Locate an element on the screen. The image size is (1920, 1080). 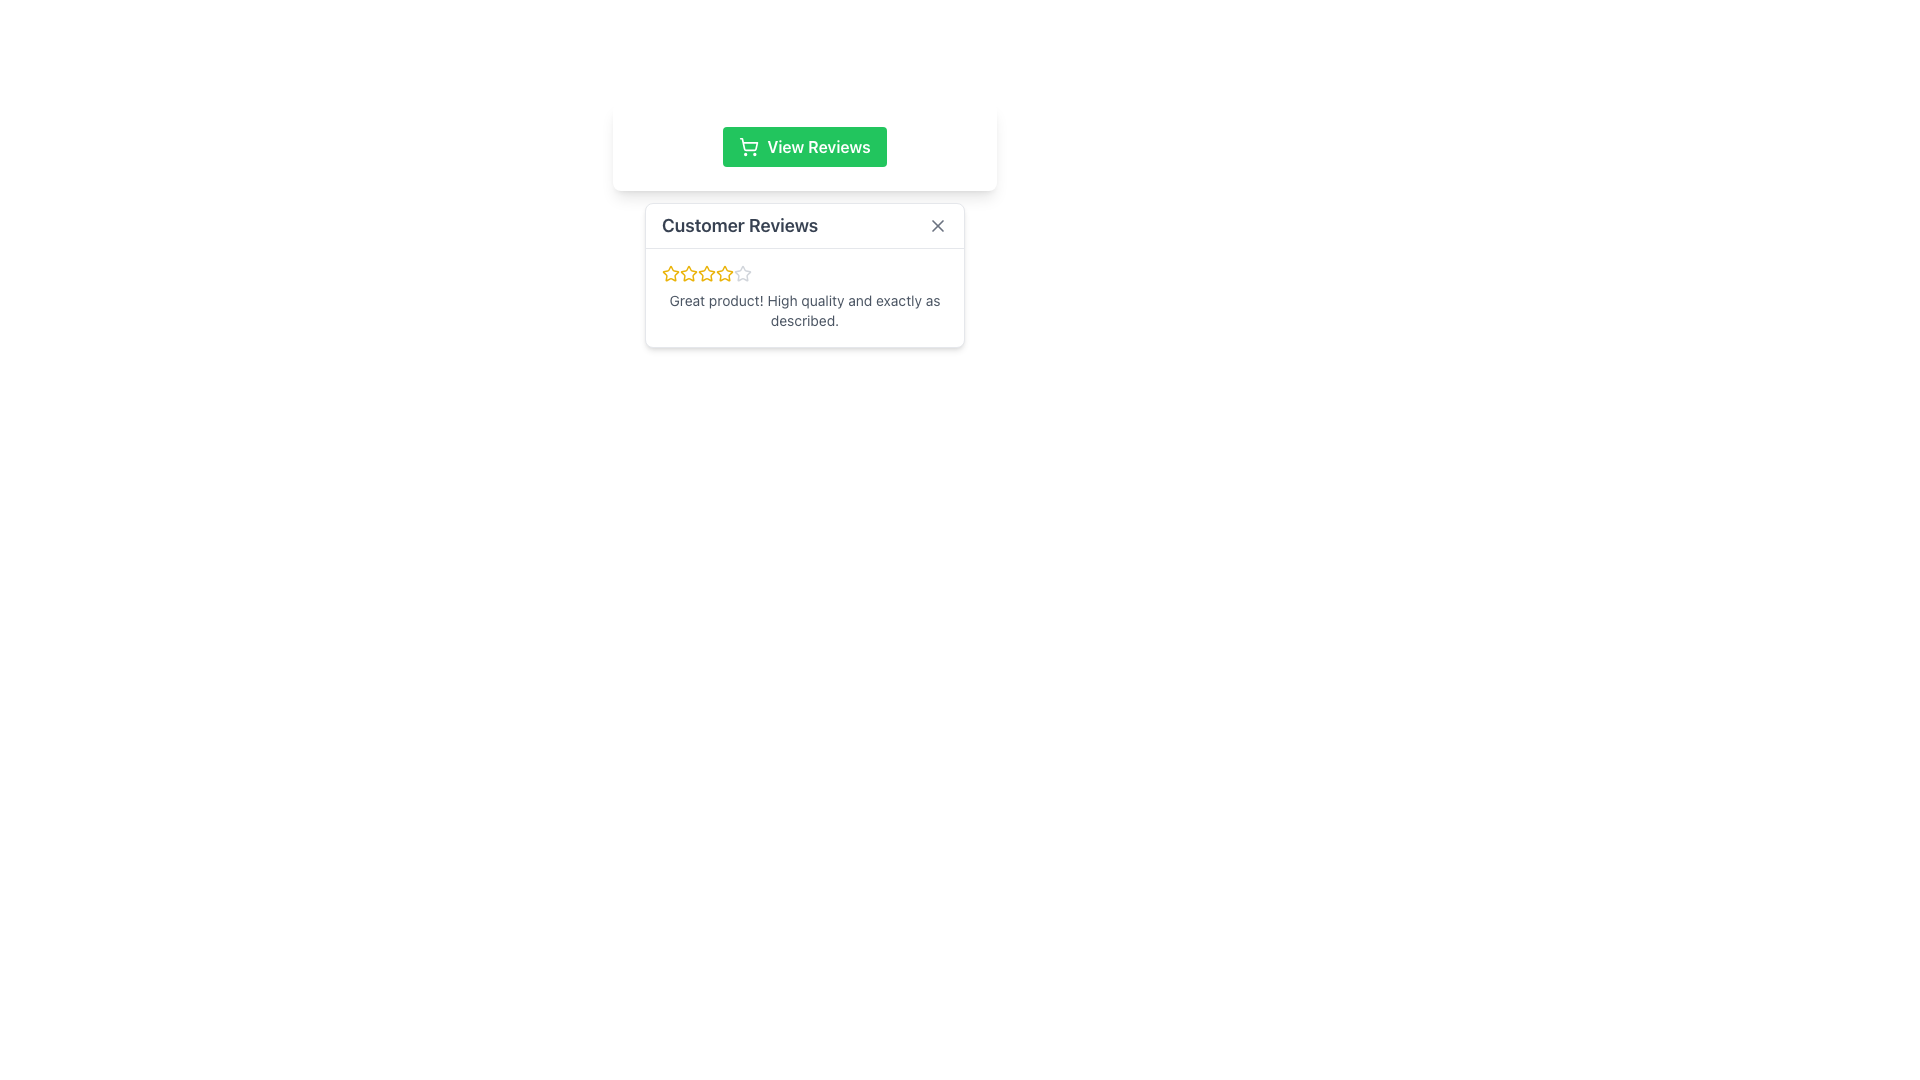
review content displayed in the Review Box located in the 'Customer Reviews' section, below the title and adjacent to the close icon is located at coordinates (805, 297).